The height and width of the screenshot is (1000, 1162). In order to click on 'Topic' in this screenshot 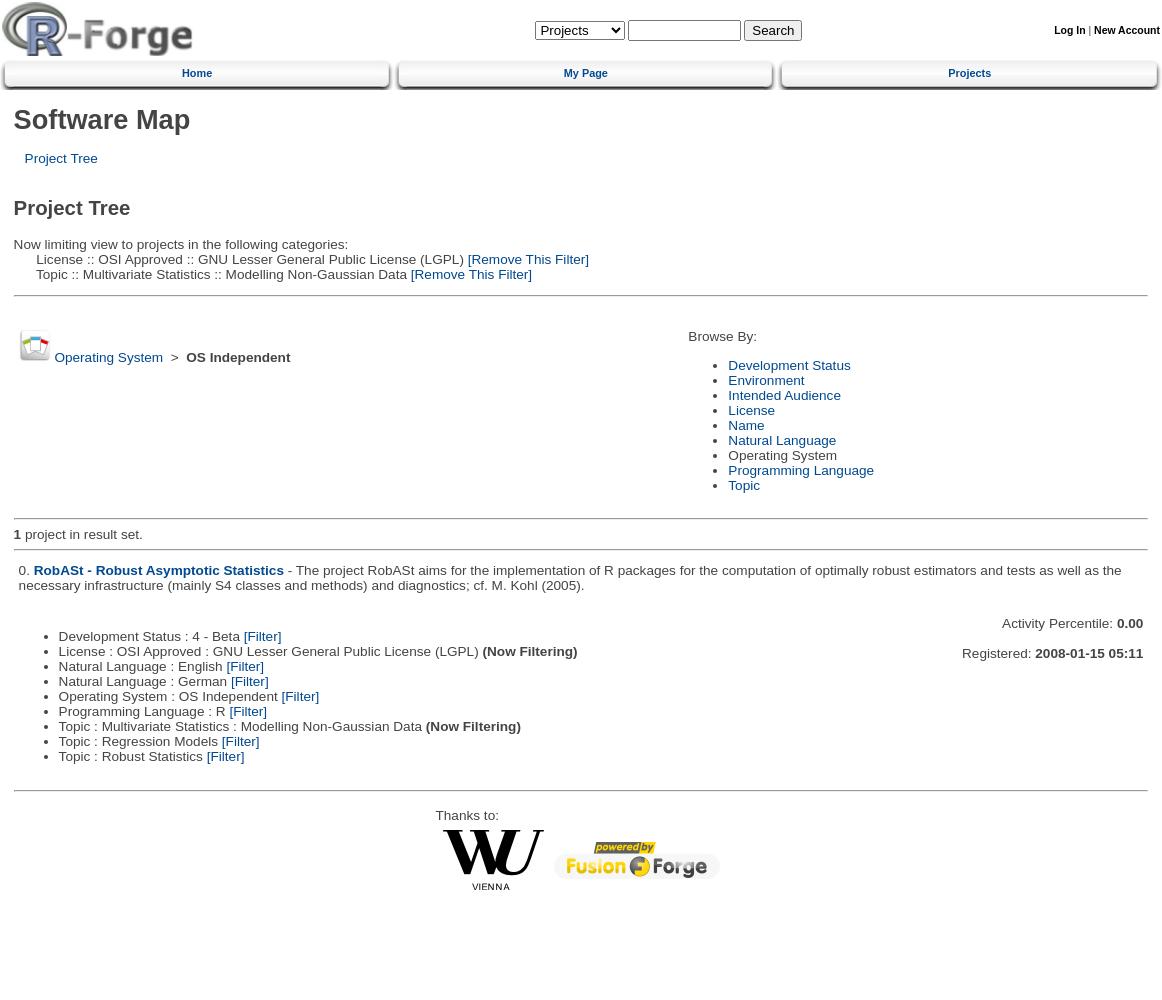, I will do `click(743, 483)`.